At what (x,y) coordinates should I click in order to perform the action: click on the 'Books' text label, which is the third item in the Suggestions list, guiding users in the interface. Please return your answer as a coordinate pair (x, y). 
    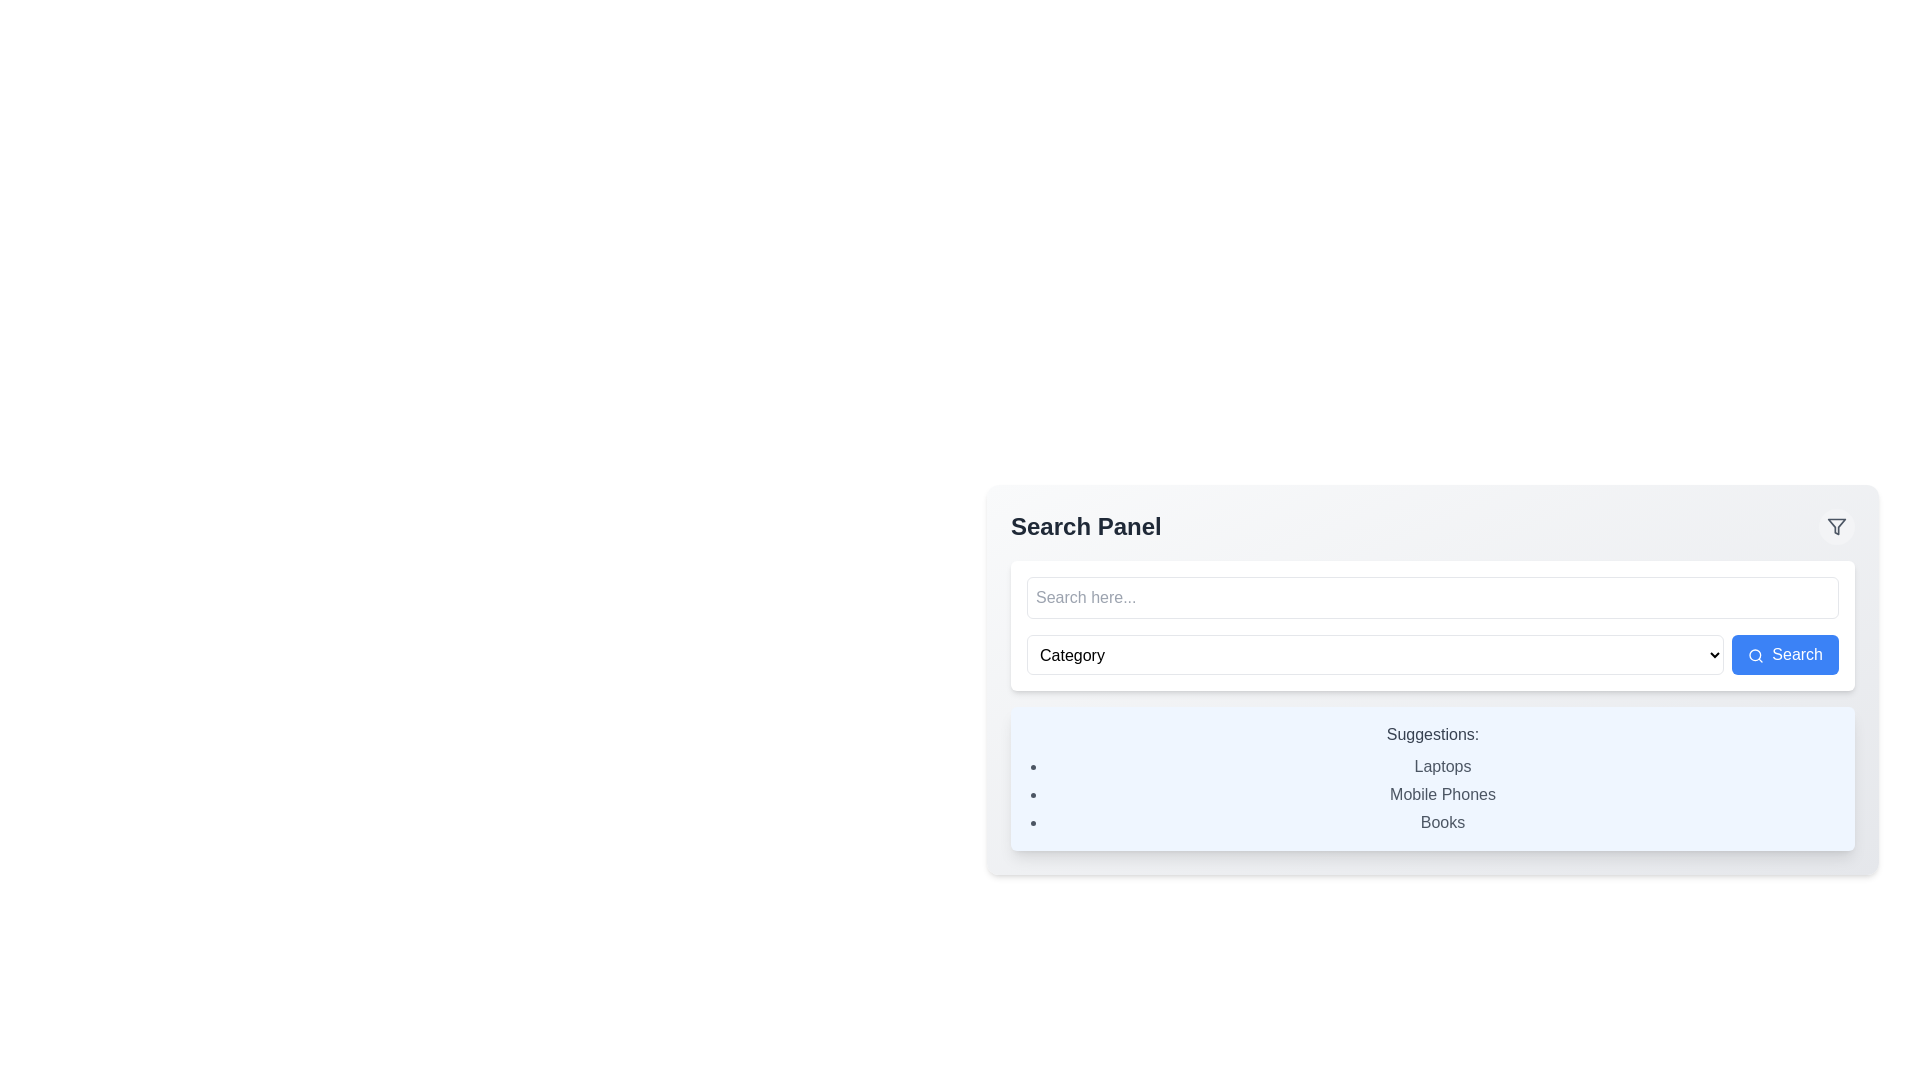
    Looking at the image, I should click on (1443, 822).